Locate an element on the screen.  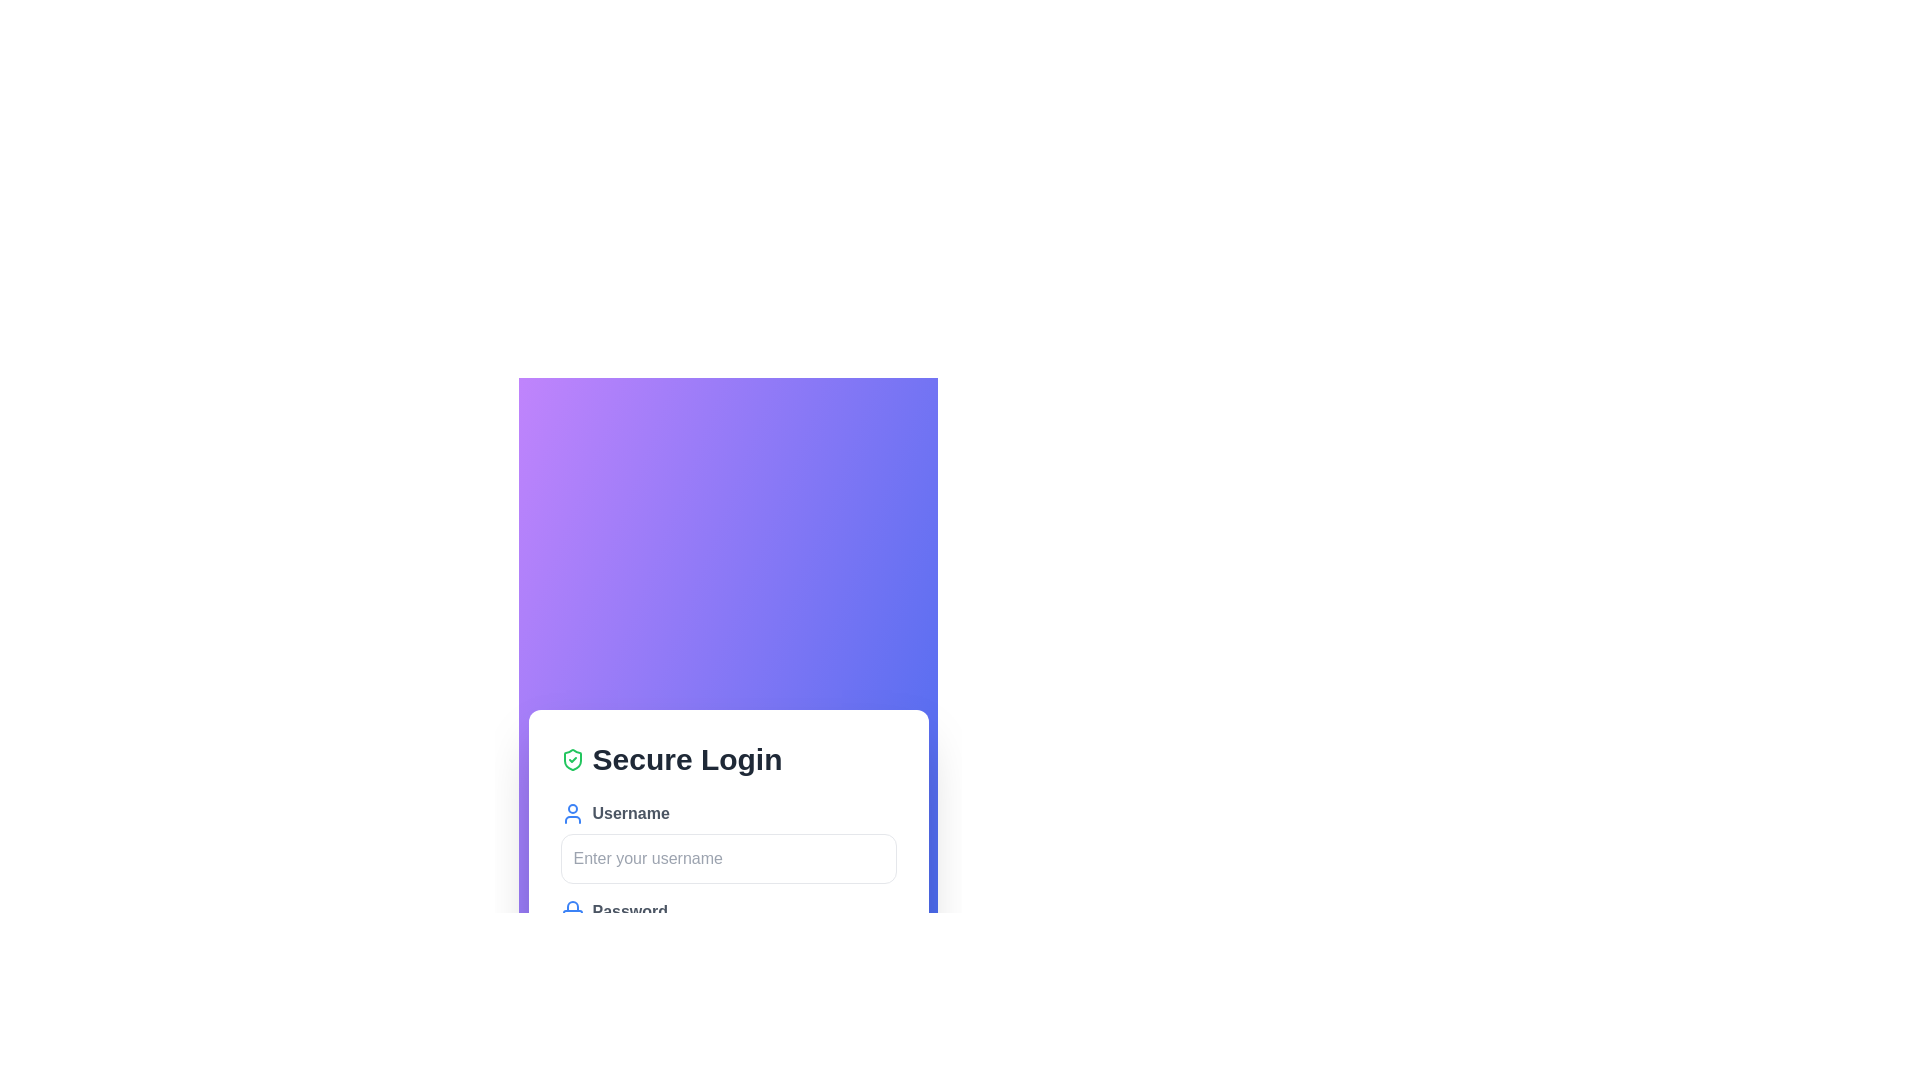
the submit button is located at coordinates (727, 1029).